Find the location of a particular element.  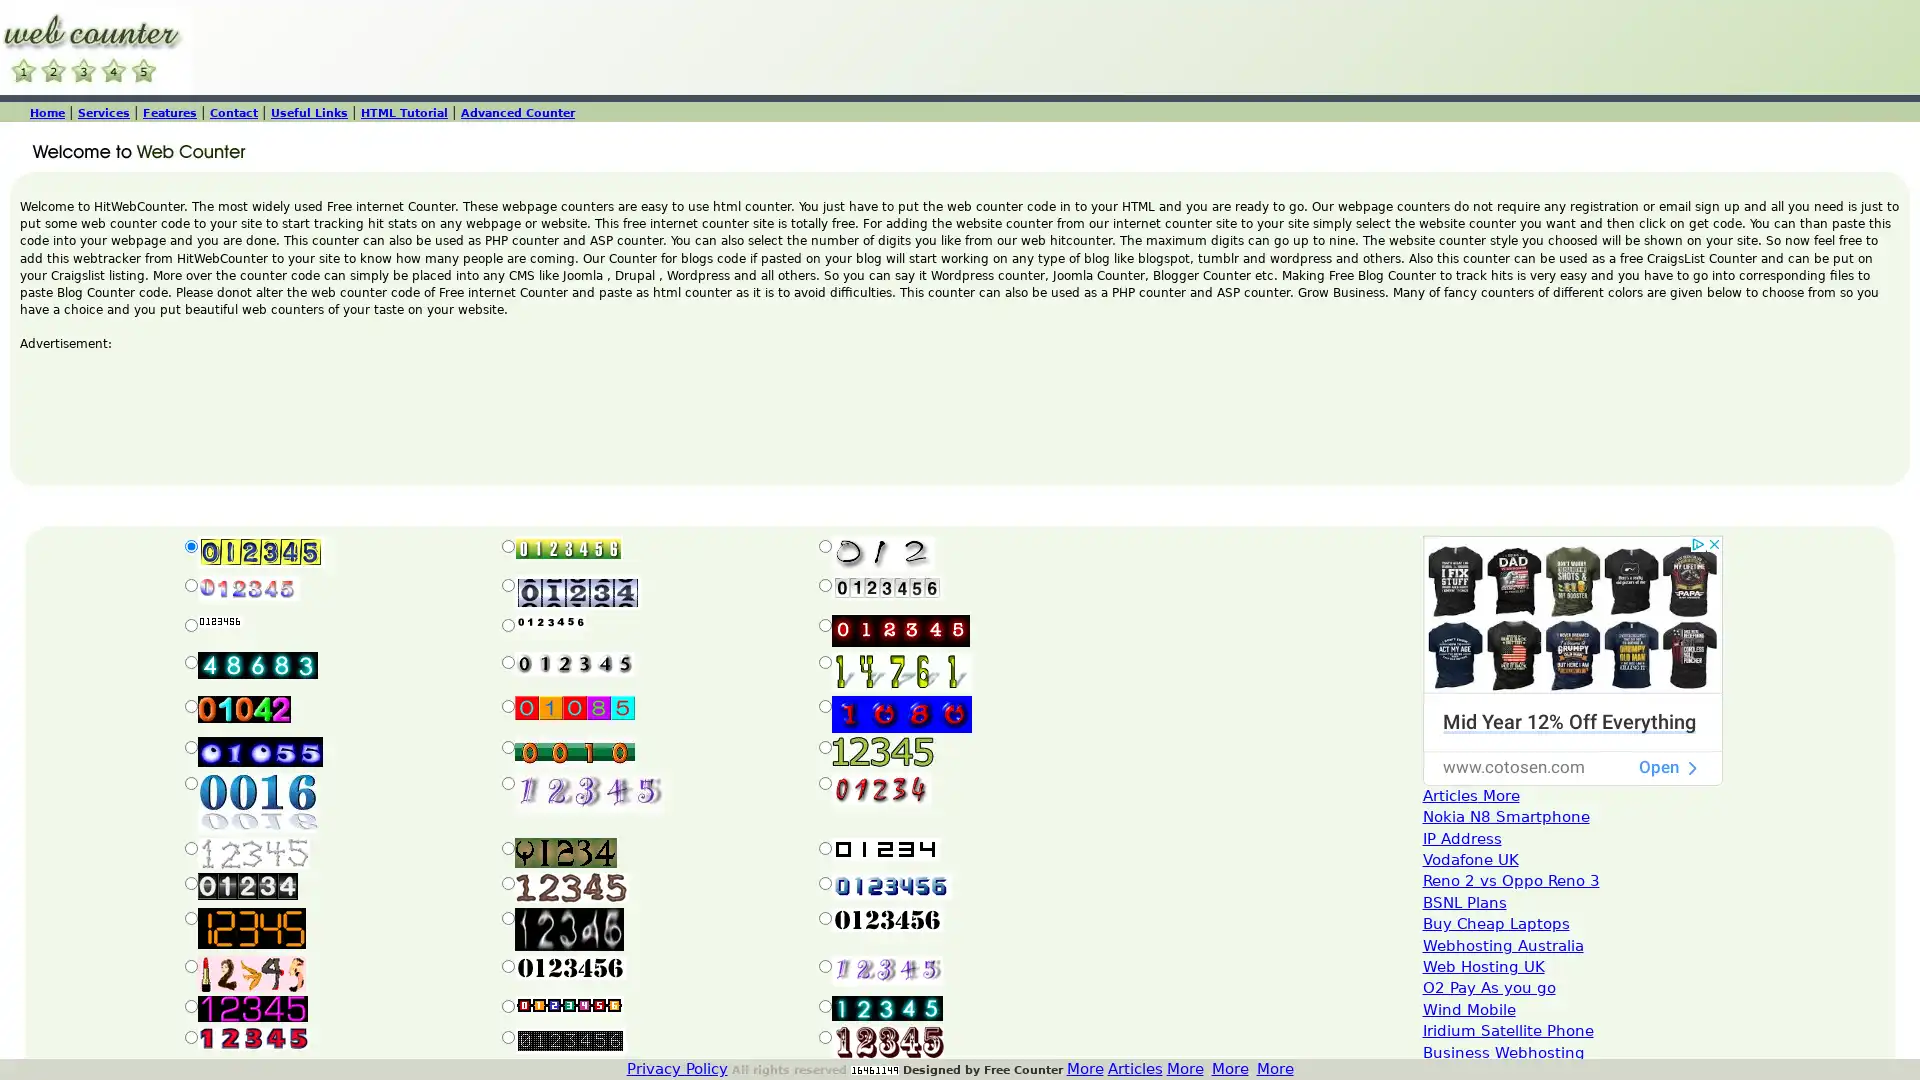

Submit is located at coordinates (564, 852).